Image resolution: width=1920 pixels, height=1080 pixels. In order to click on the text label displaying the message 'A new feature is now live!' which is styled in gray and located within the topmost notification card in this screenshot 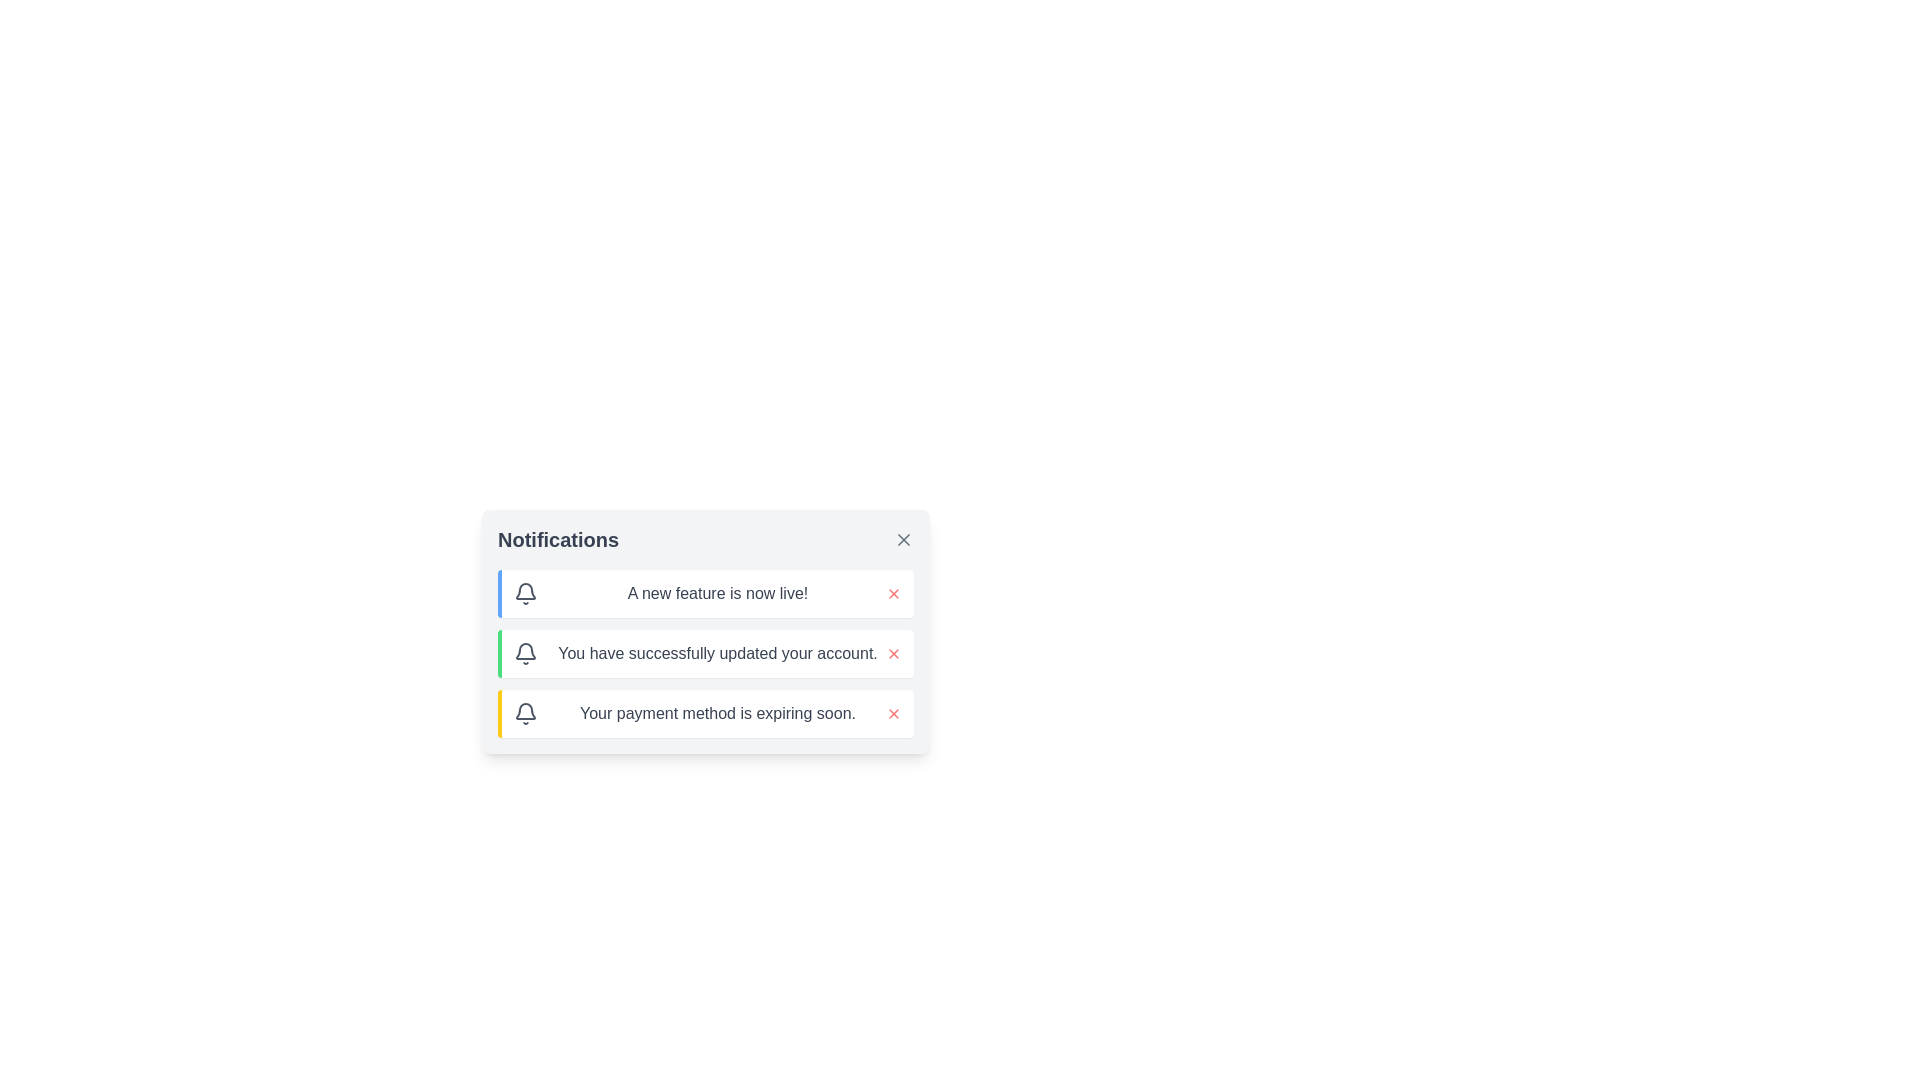, I will do `click(718, 593)`.